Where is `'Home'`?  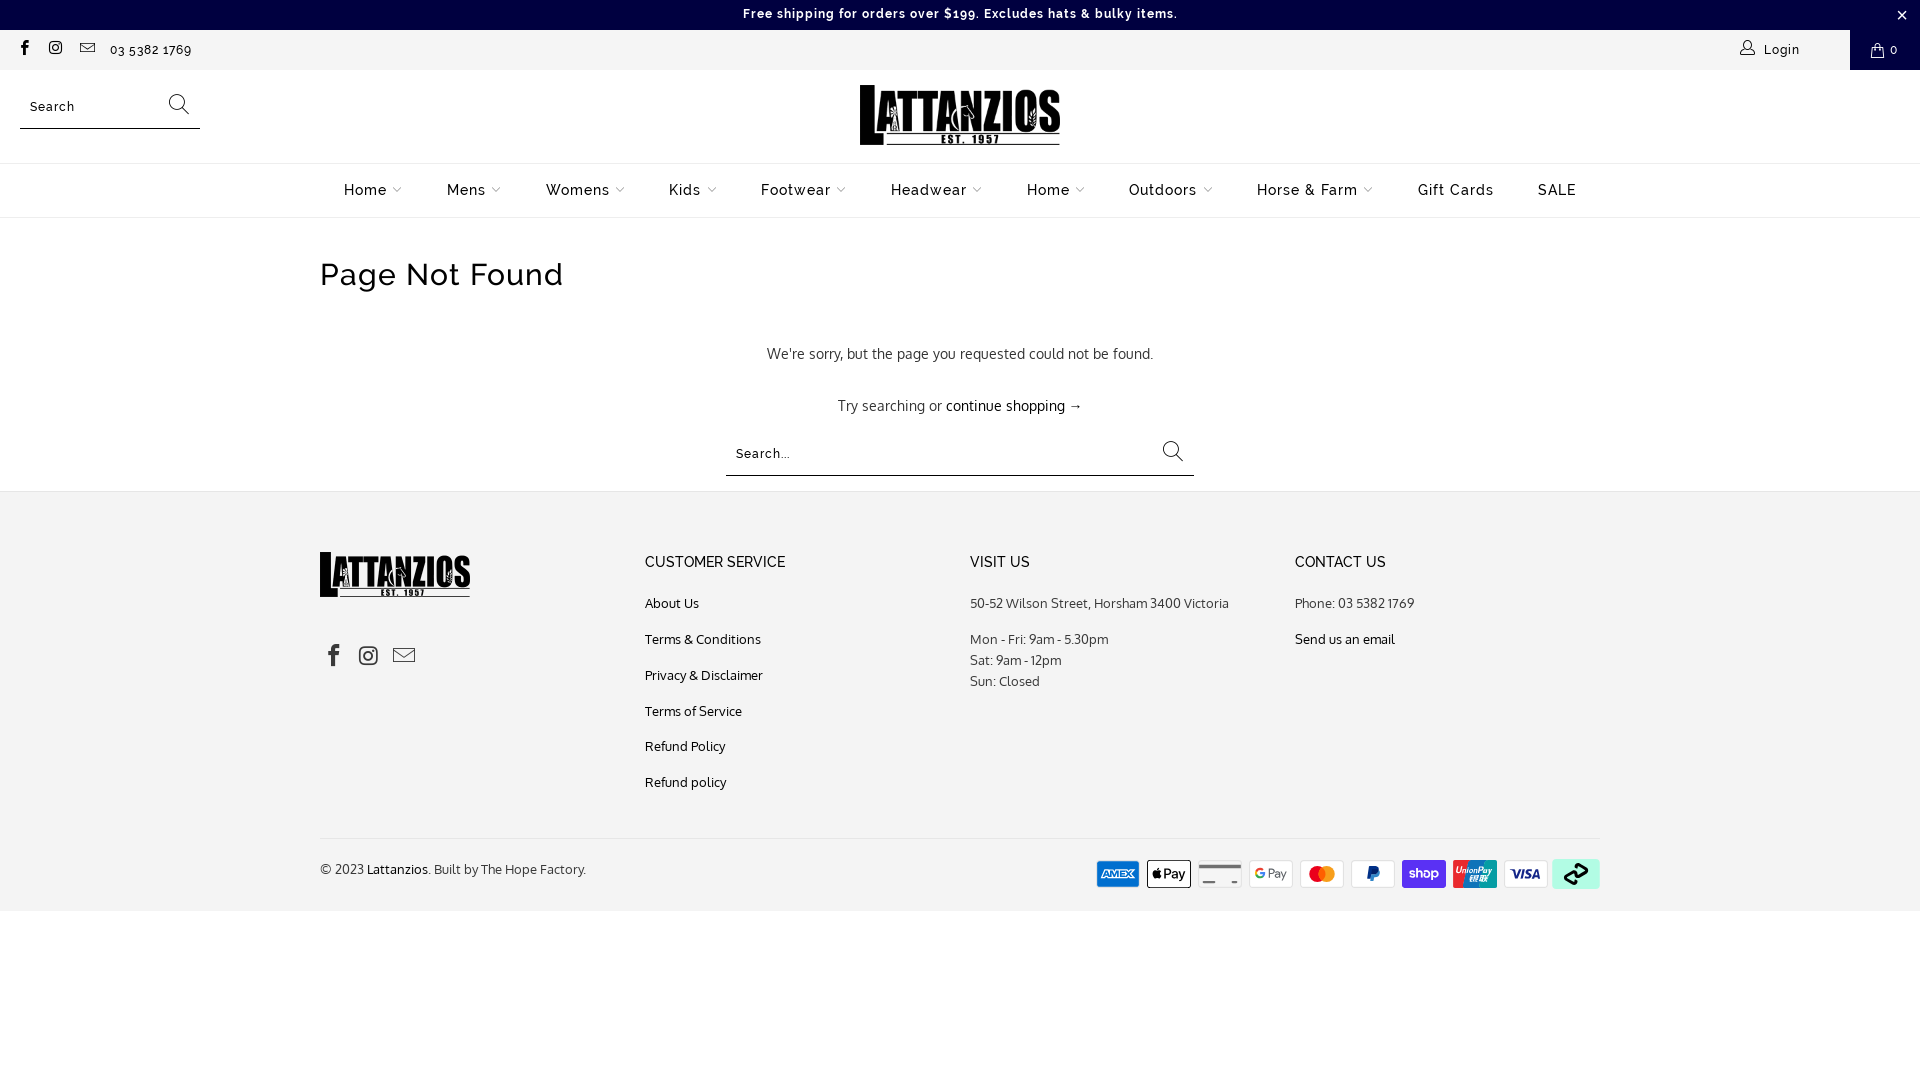 'Home' is located at coordinates (1055, 190).